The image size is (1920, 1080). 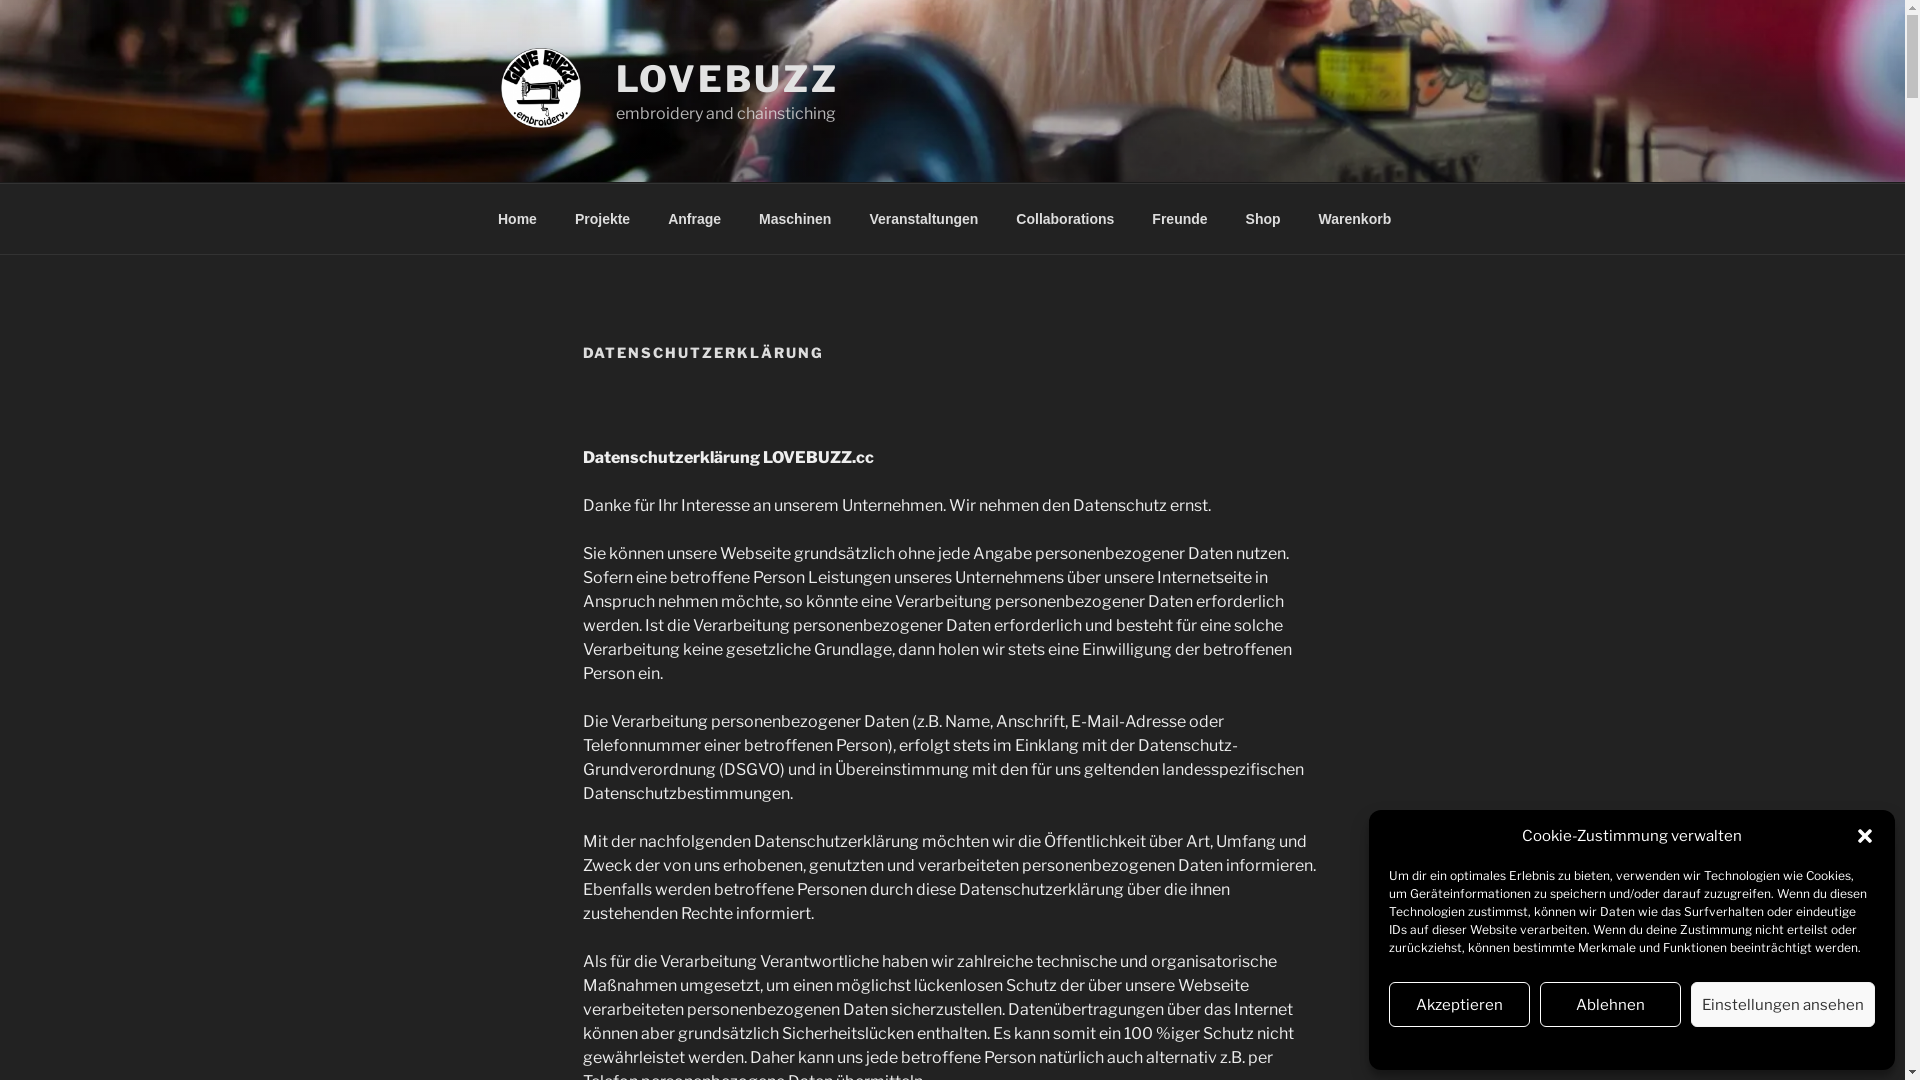 What do you see at coordinates (1689, 1004) in the screenshot?
I see `'Einstellungen ansehen'` at bounding box center [1689, 1004].